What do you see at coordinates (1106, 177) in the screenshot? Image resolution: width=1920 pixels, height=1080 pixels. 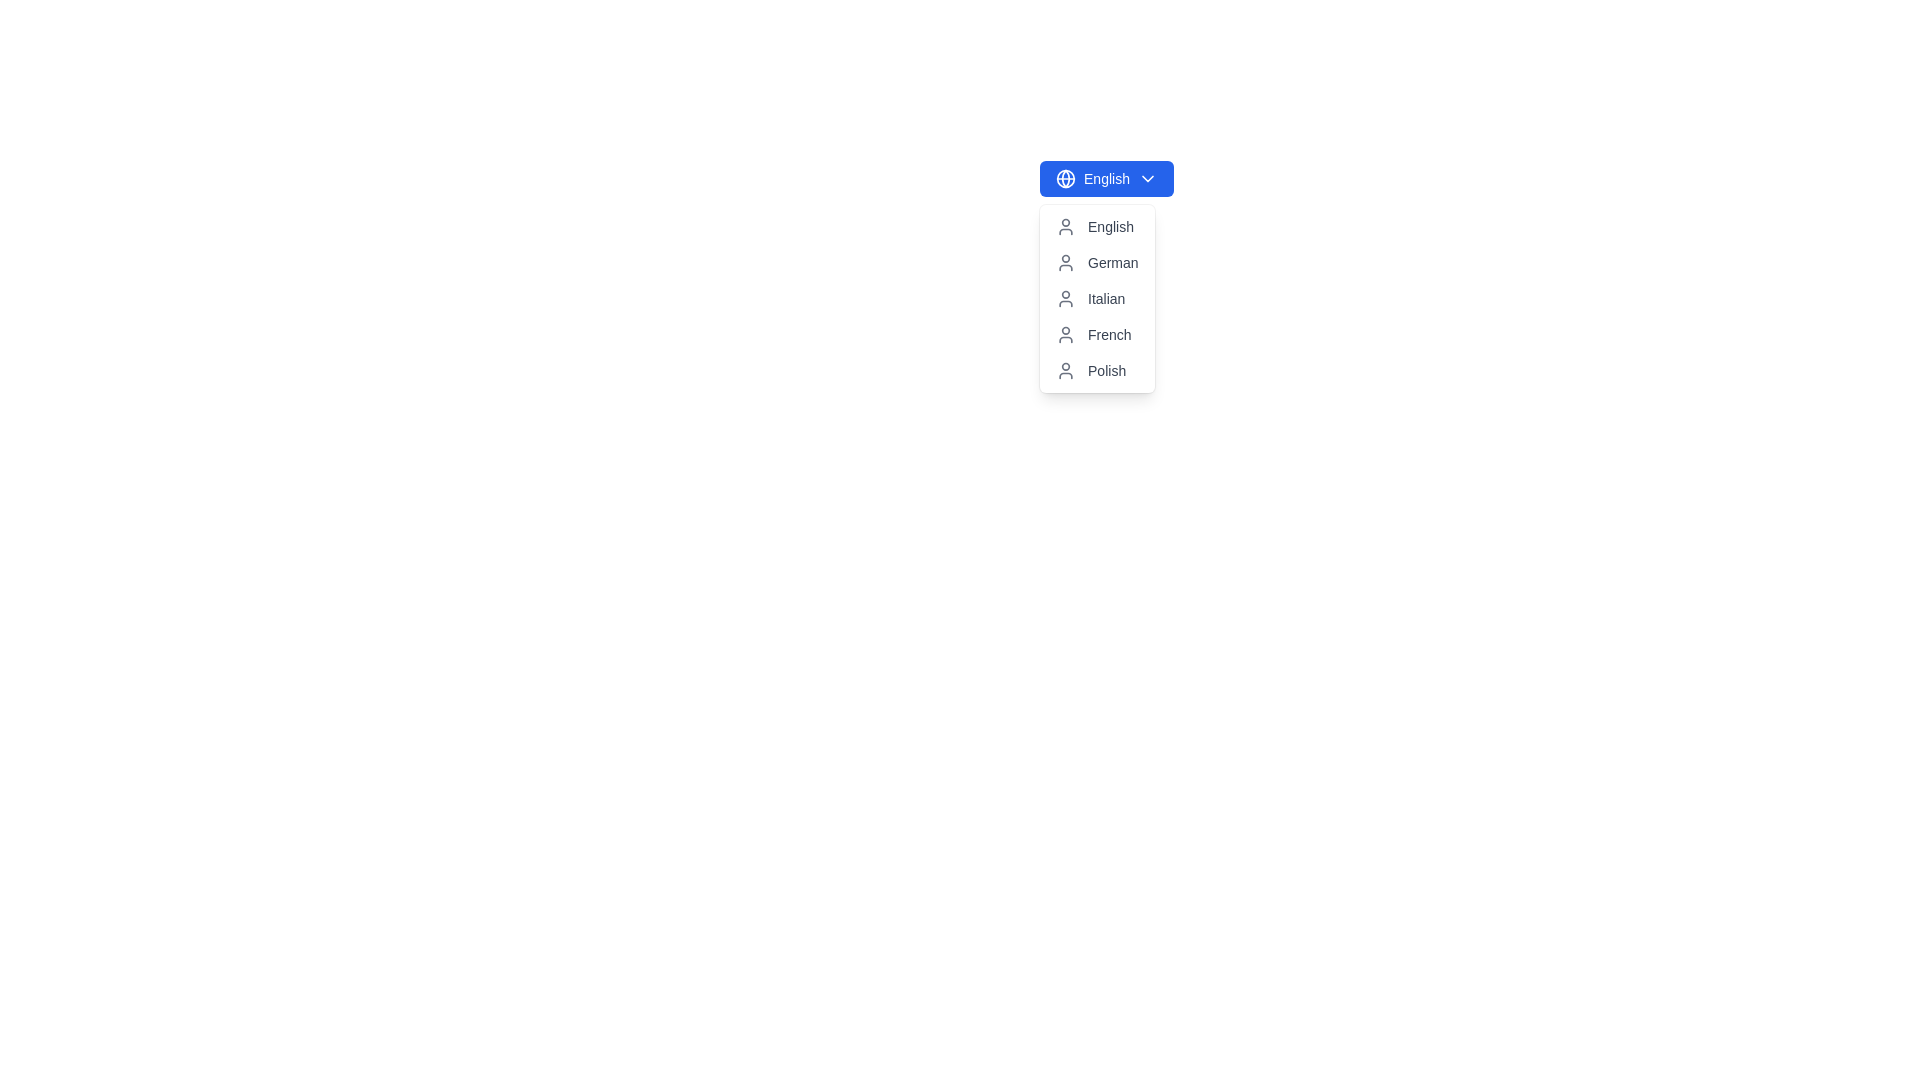 I see `the blue button labeled 'English' with a globe icon on the left and a downward-facing chevron on the right to apply hover effects` at bounding box center [1106, 177].